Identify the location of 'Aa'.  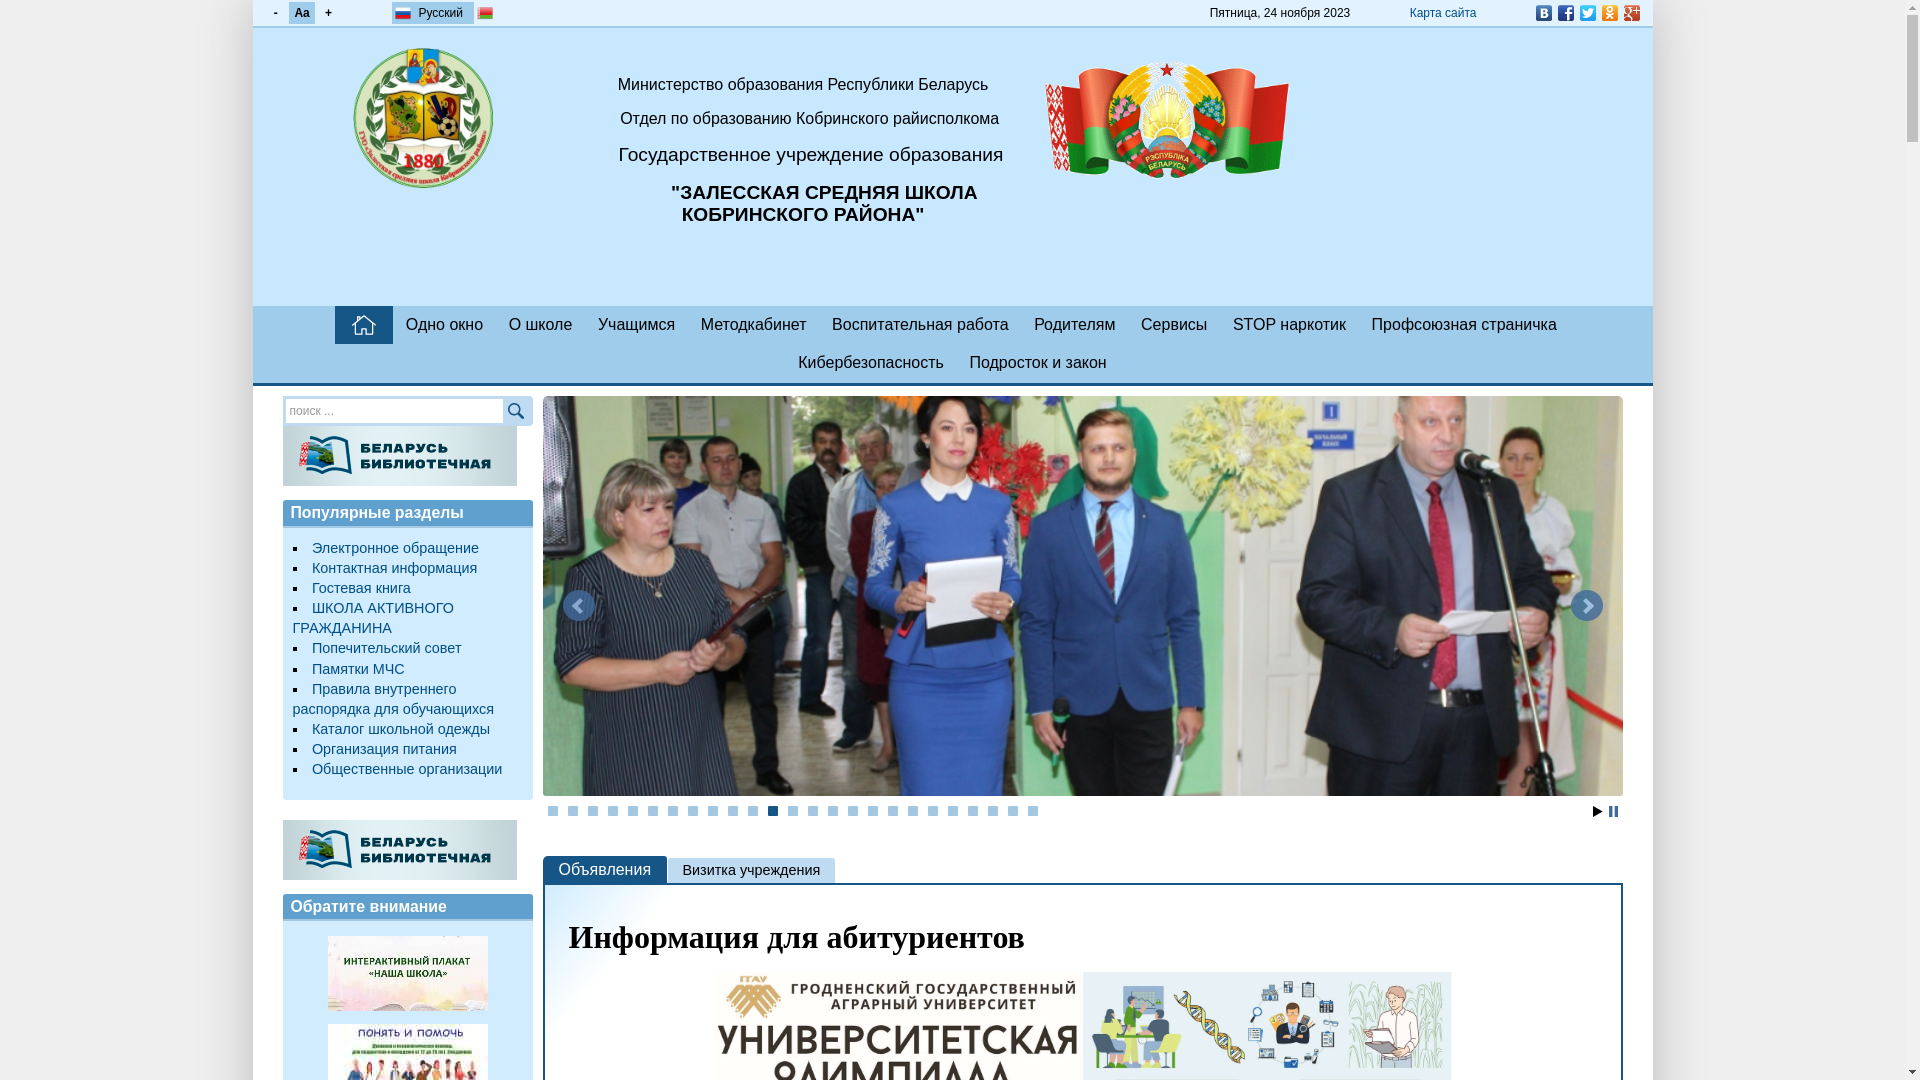
(287, 12).